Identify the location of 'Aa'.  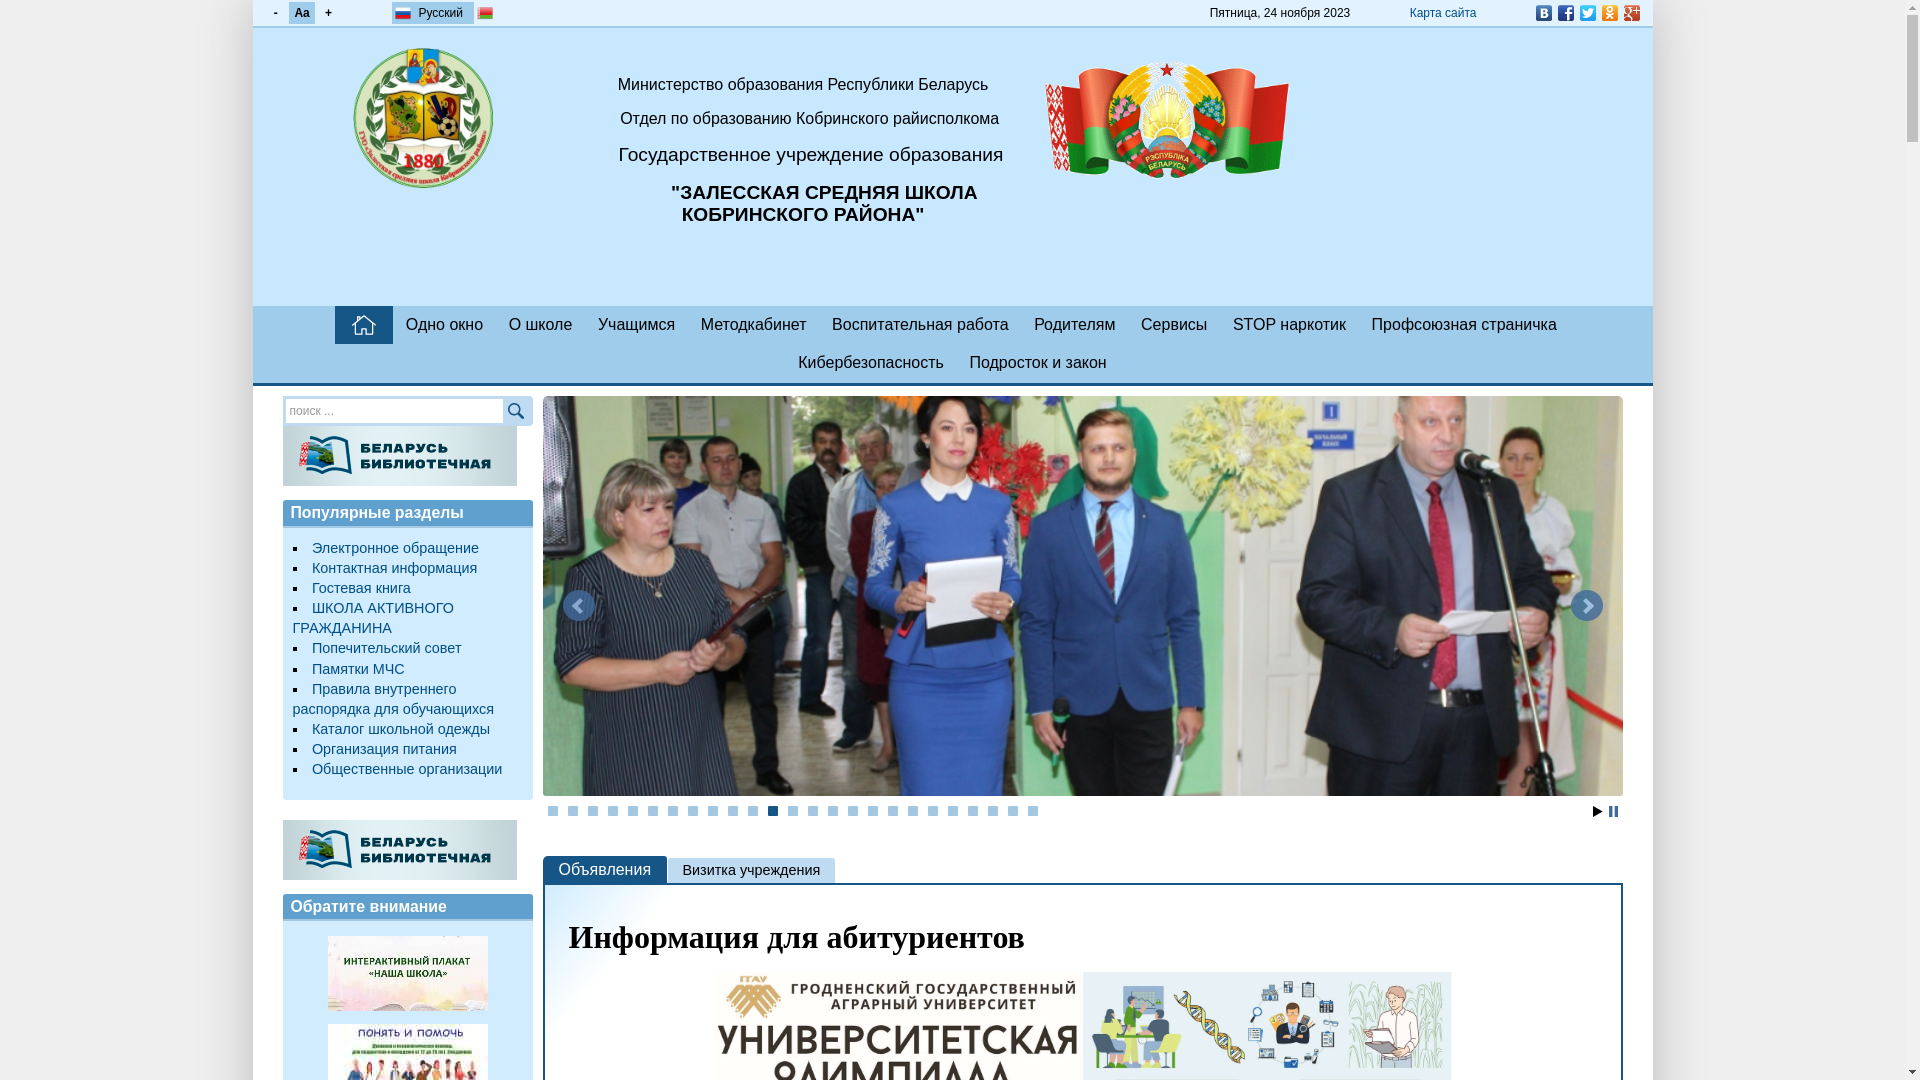
(287, 12).